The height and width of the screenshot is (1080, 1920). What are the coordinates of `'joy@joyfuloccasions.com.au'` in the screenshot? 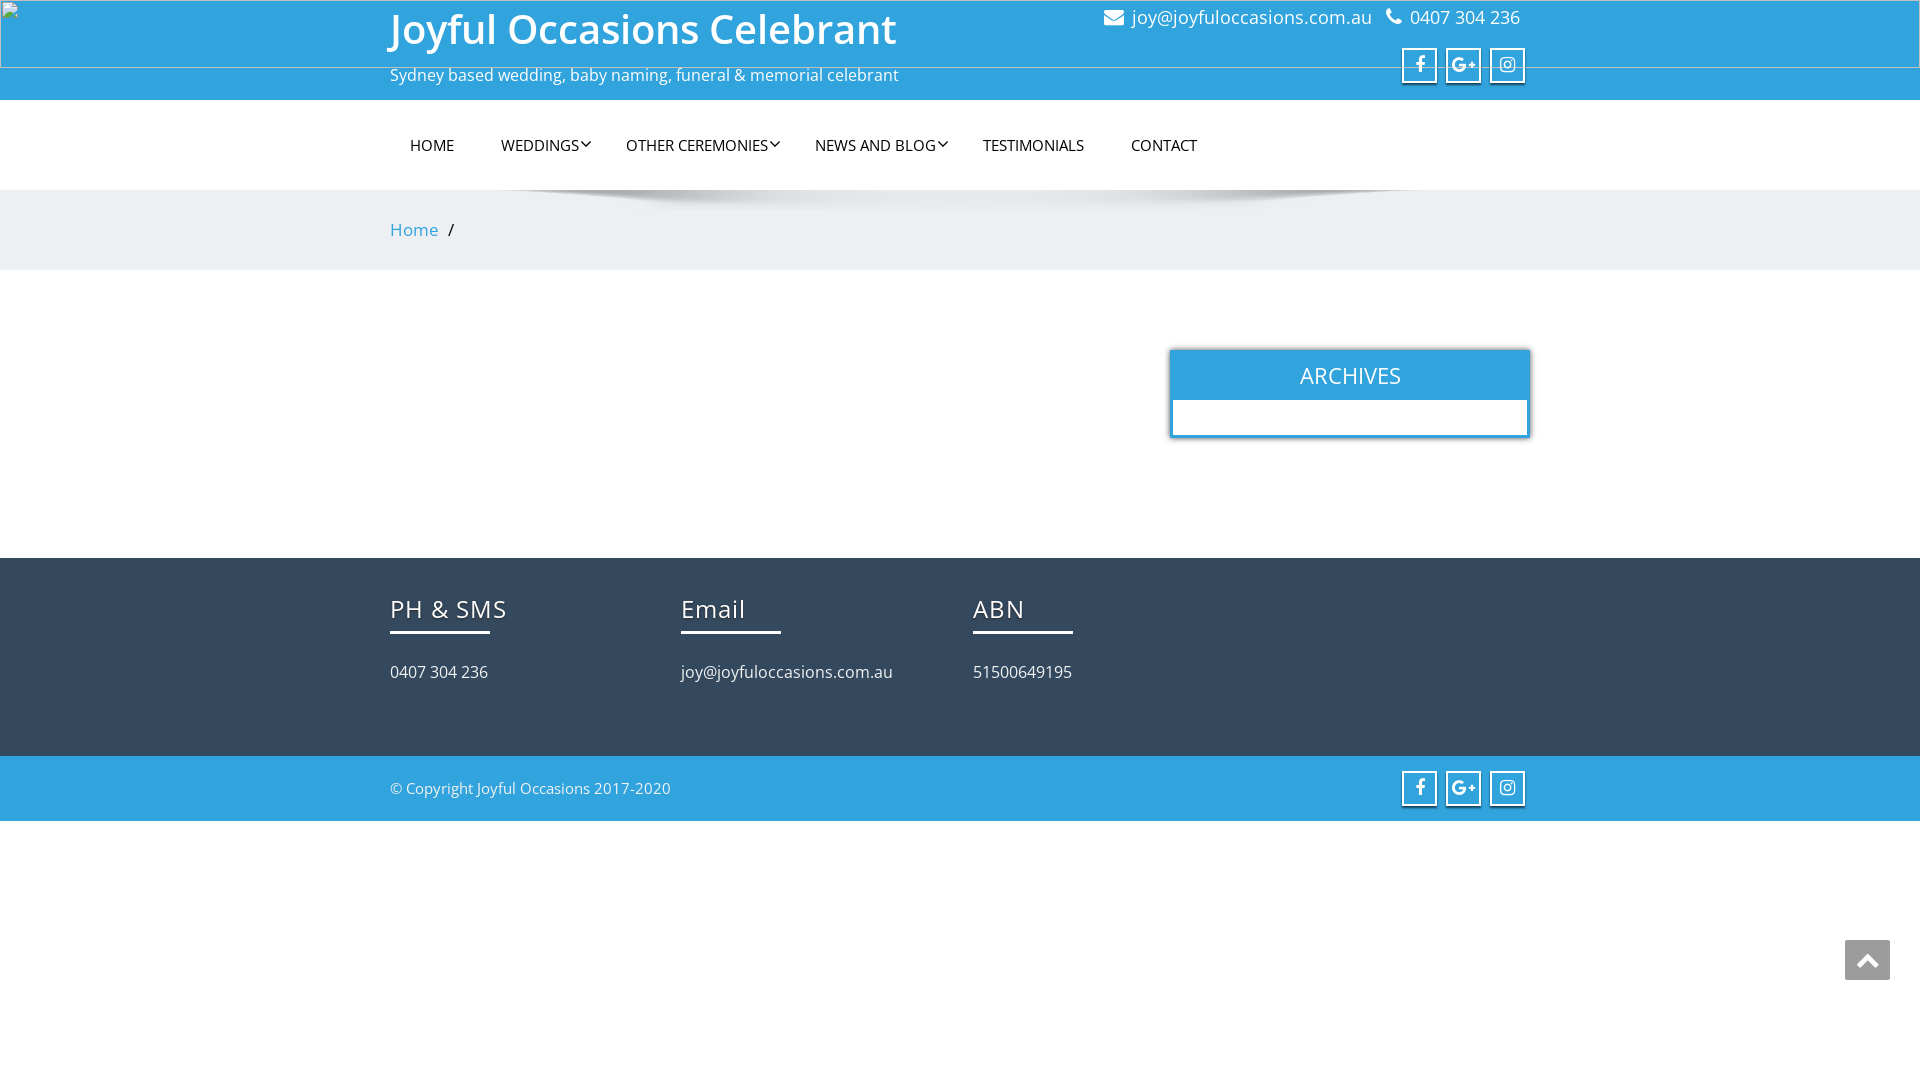 It's located at (1132, 16).